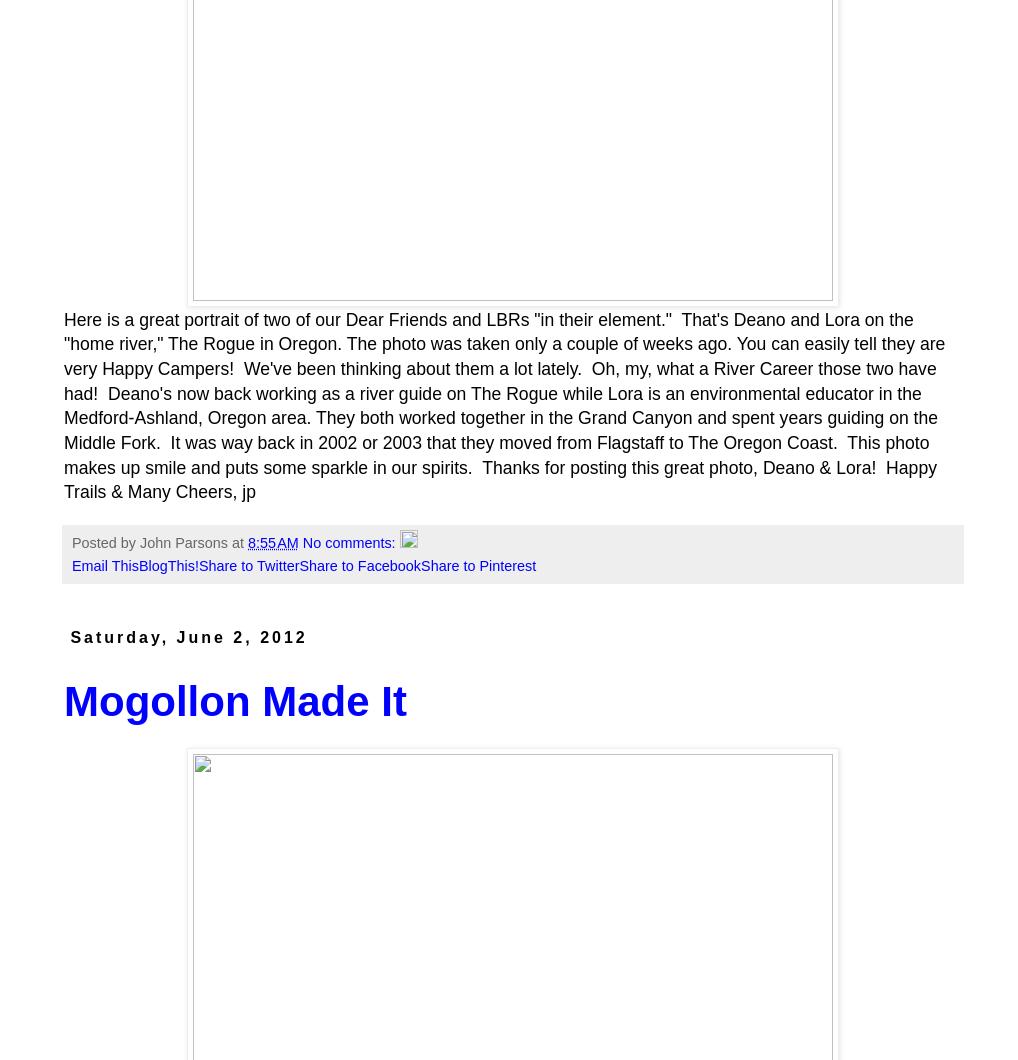  What do you see at coordinates (104, 541) in the screenshot?
I see `'Posted by'` at bounding box center [104, 541].